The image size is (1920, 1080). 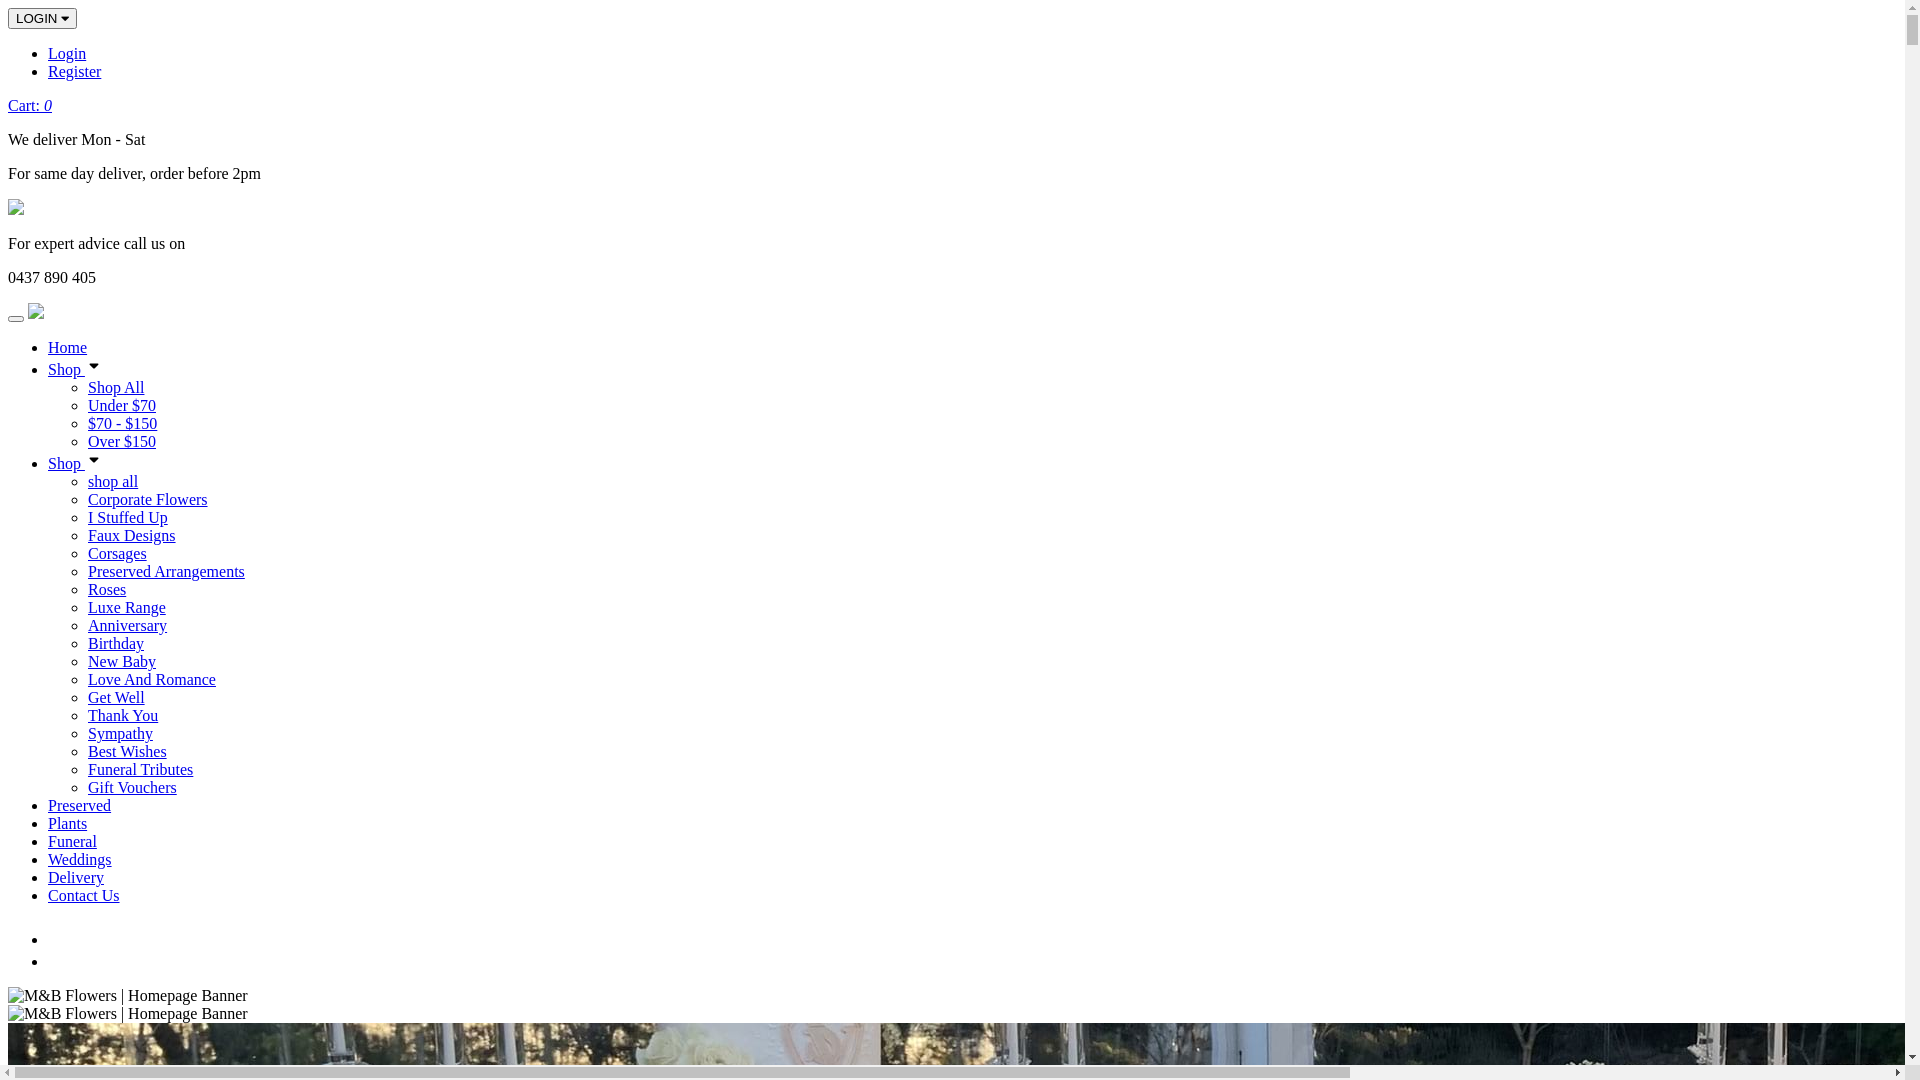 I want to click on 'Roses', so click(x=105, y=588).